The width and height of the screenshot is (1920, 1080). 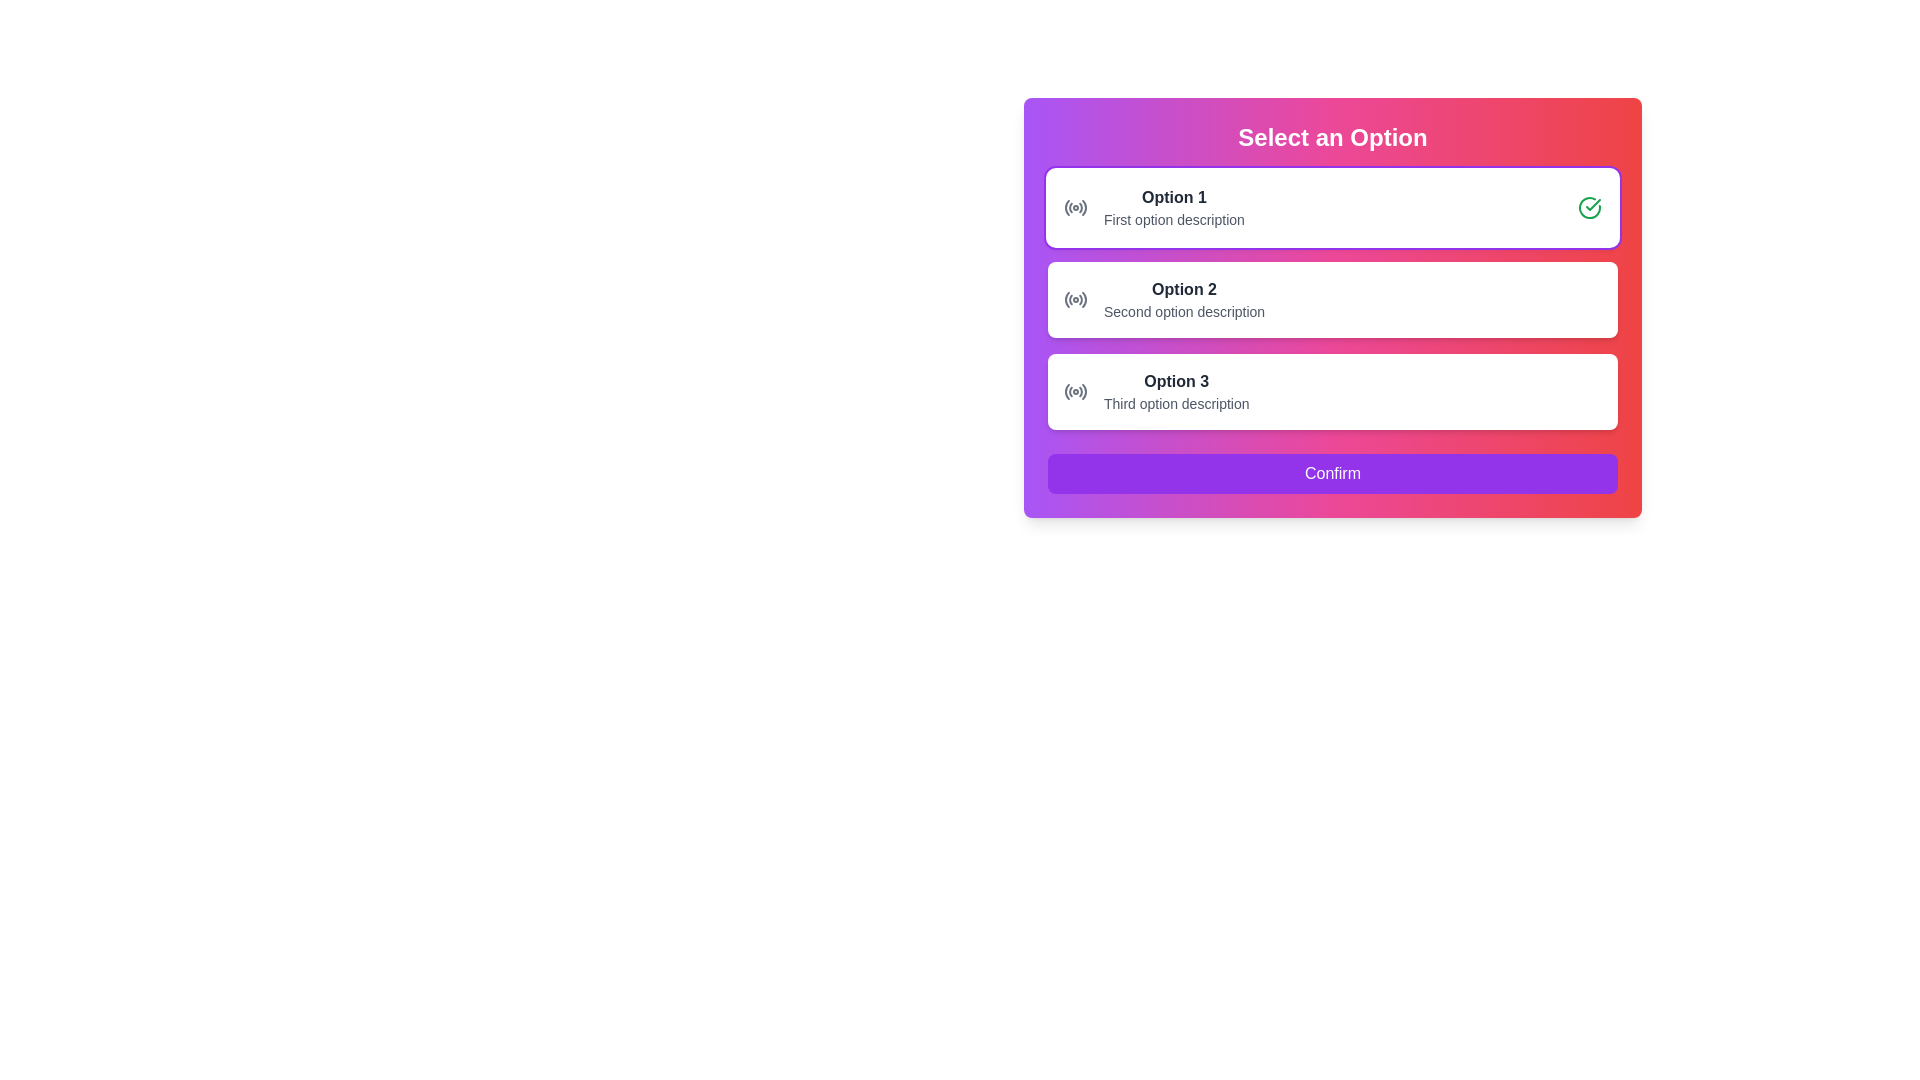 I want to click on the 'Option 2' text label, which is a bold dark gray title positioned above its descriptive text in the 'Options' section, so click(x=1184, y=289).